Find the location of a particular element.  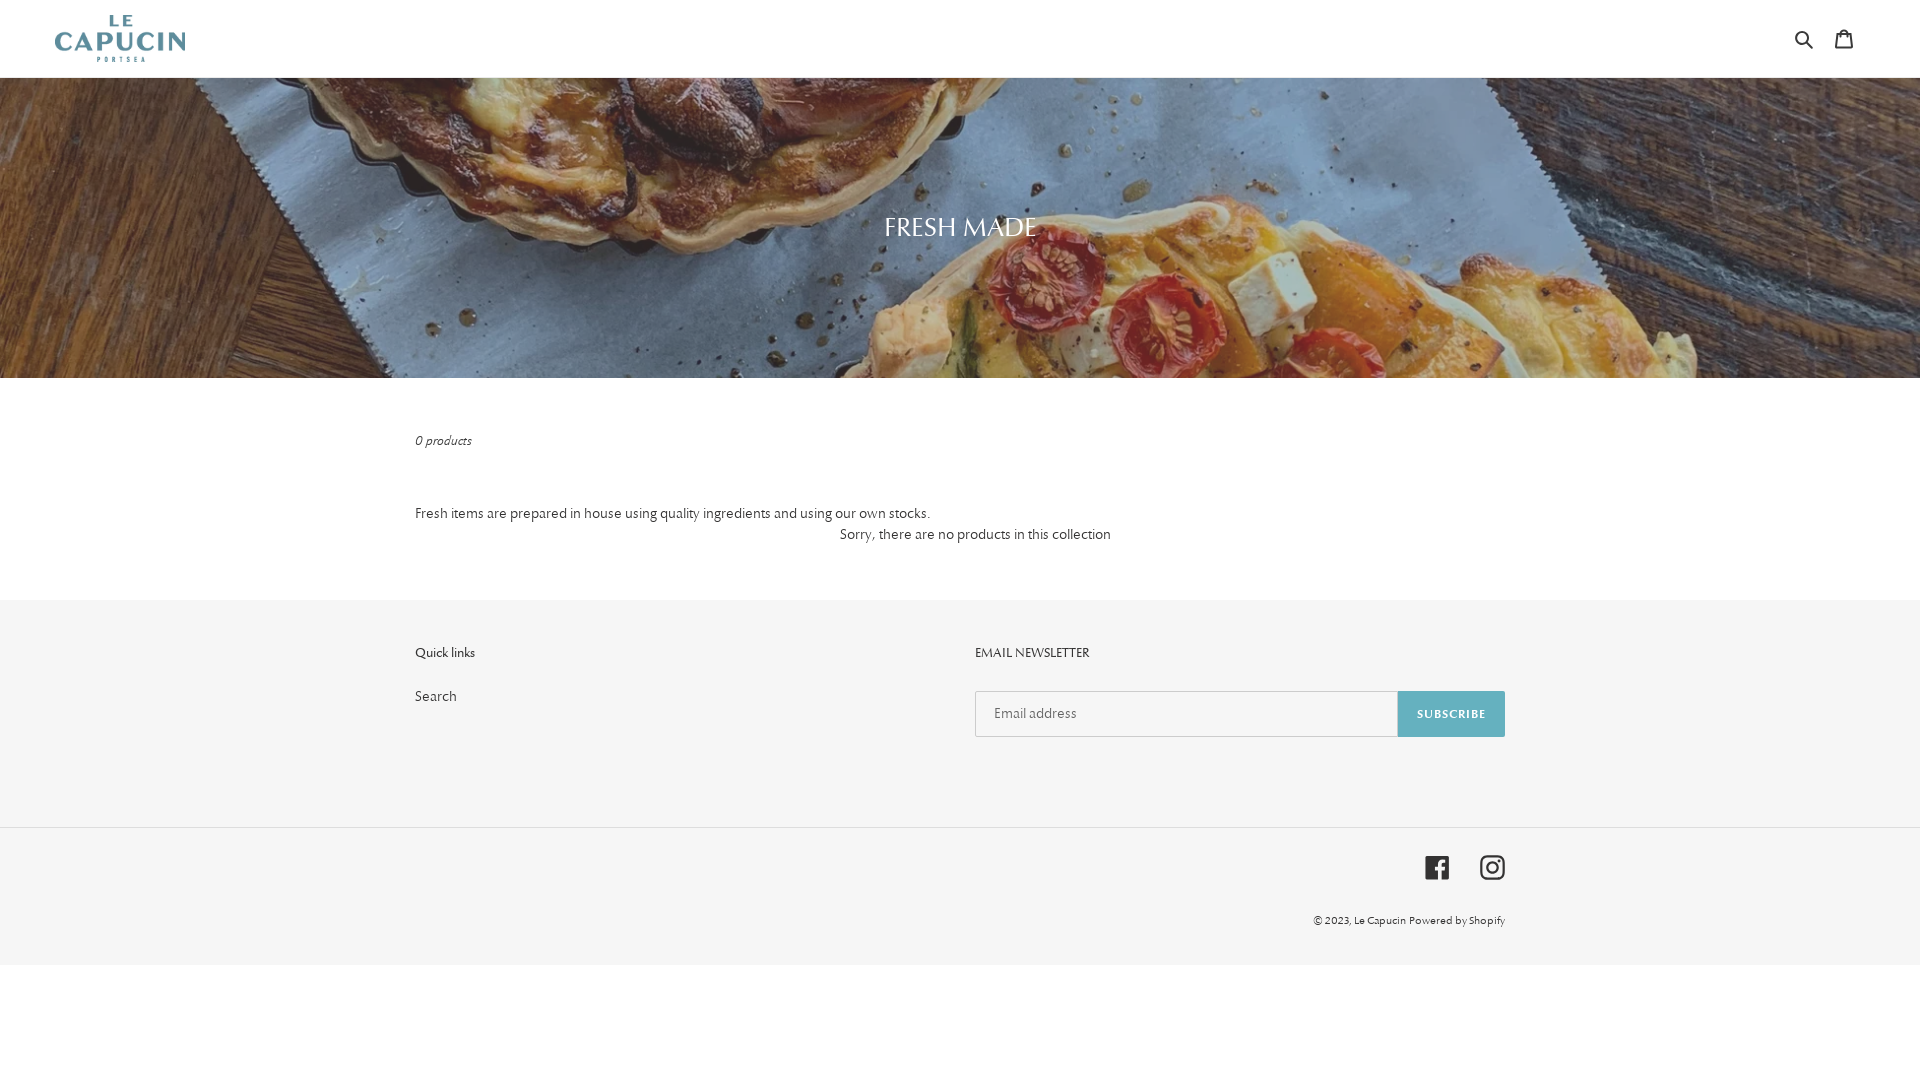

'Le Capucin' is located at coordinates (1379, 920).